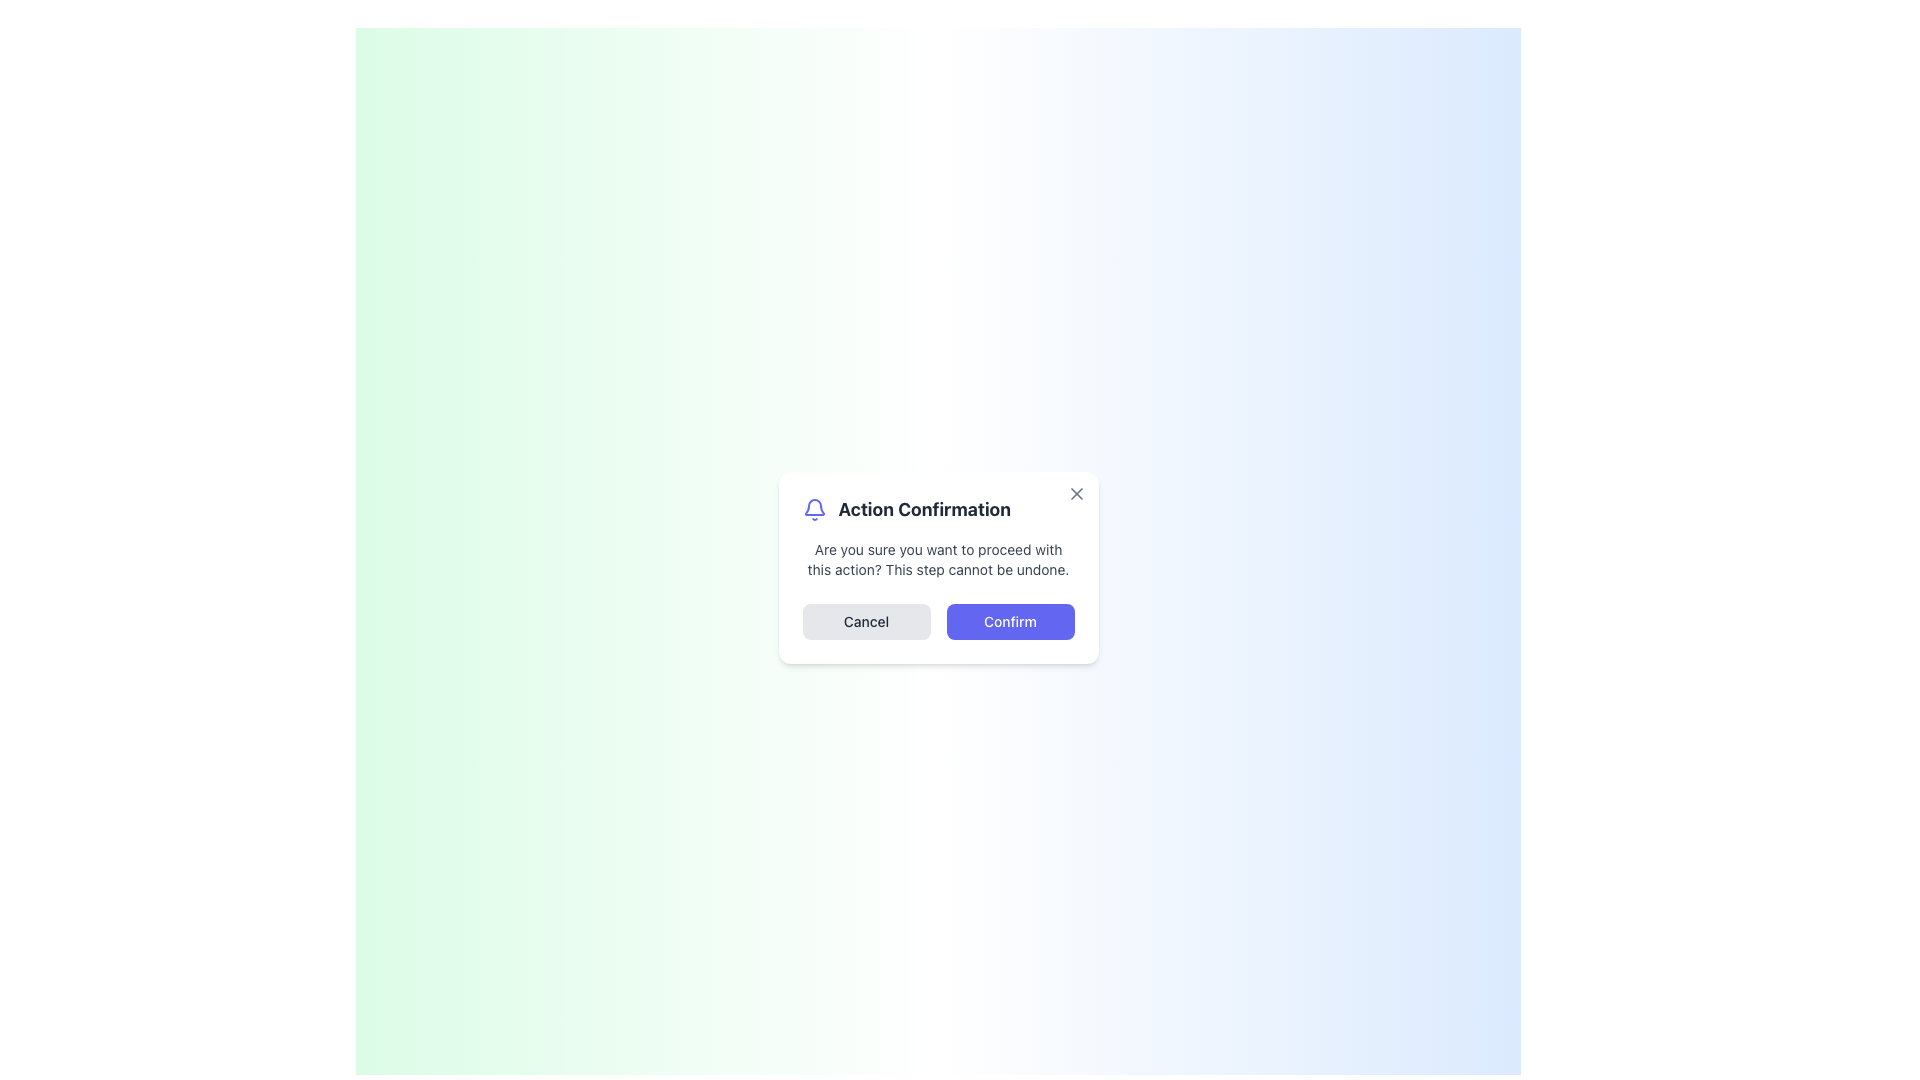  Describe the element at coordinates (937, 559) in the screenshot. I see `the static text field displaying the confirmation message "Are you sure you want to proceed with this action? This step cannot be undone?" located in the confirmation dialog box` at that location.